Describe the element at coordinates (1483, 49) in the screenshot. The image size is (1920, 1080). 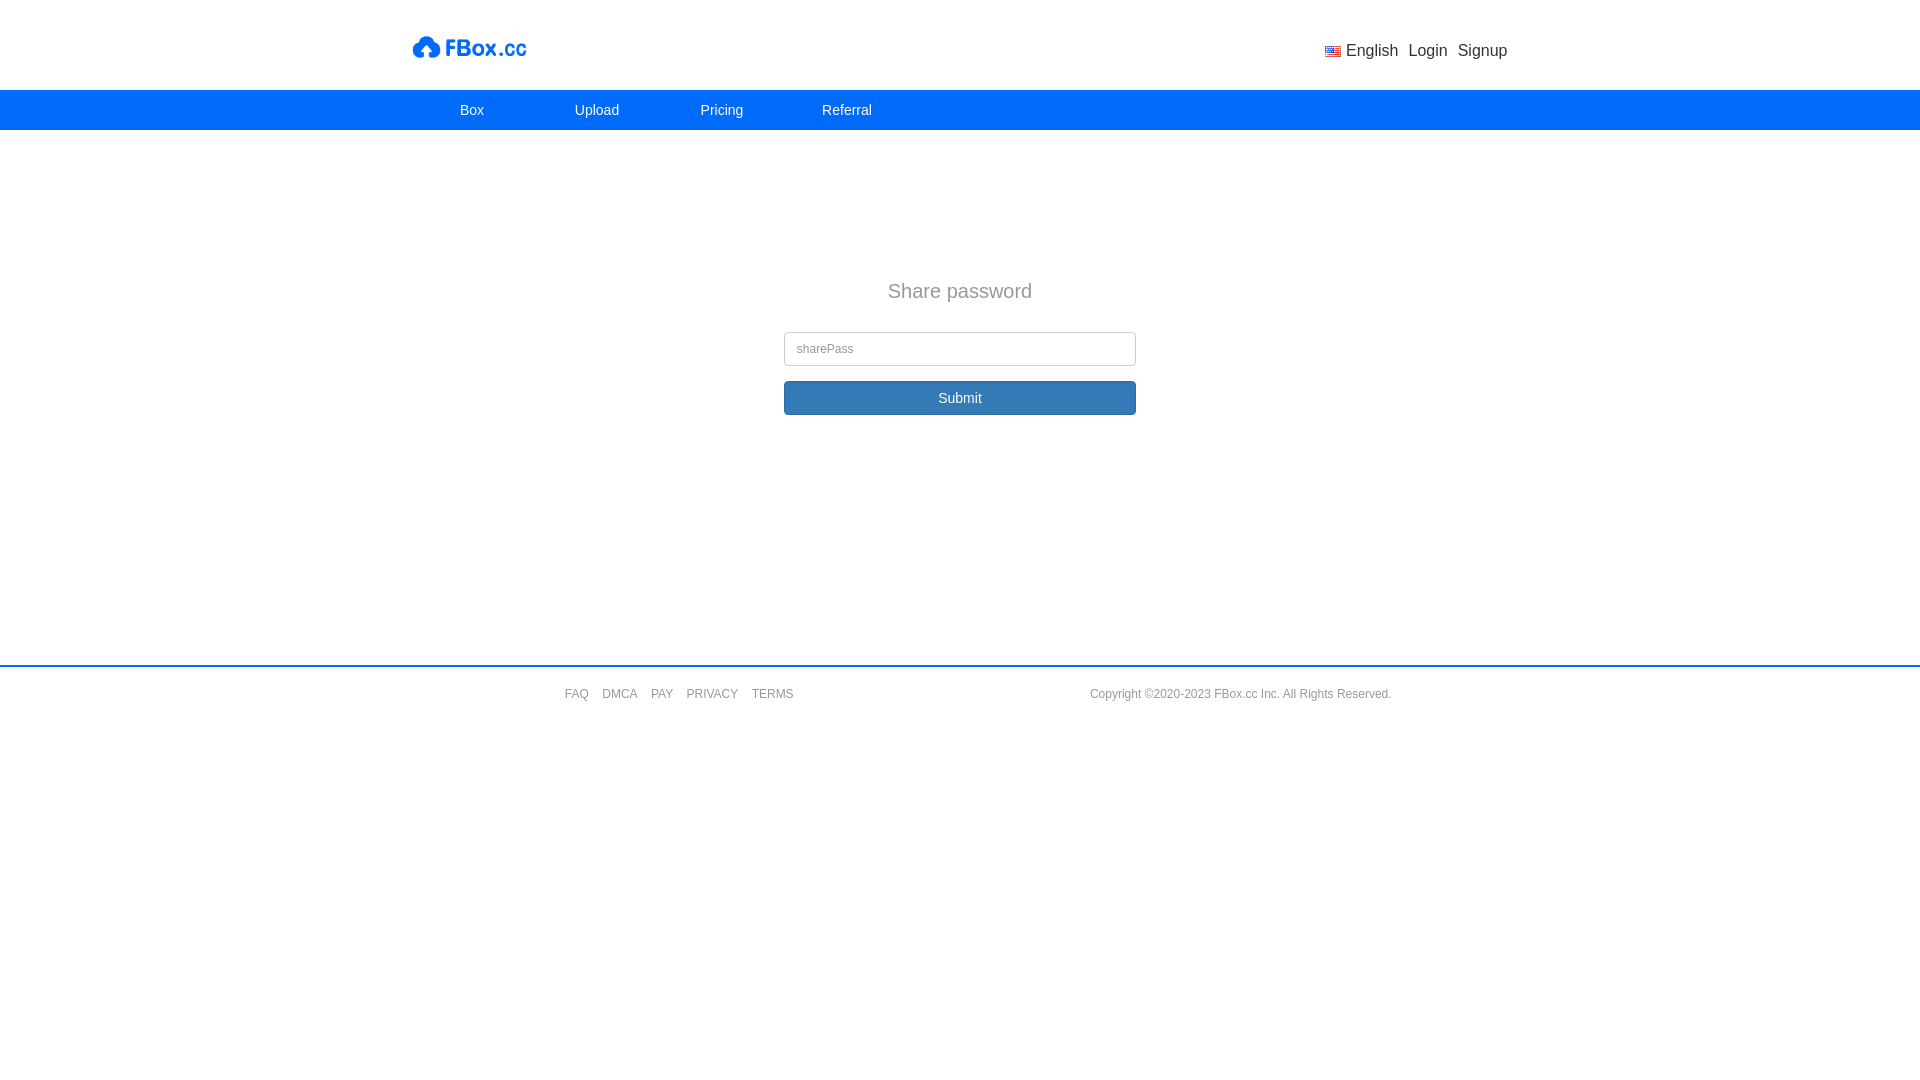
I see `'Signup'` at that location.